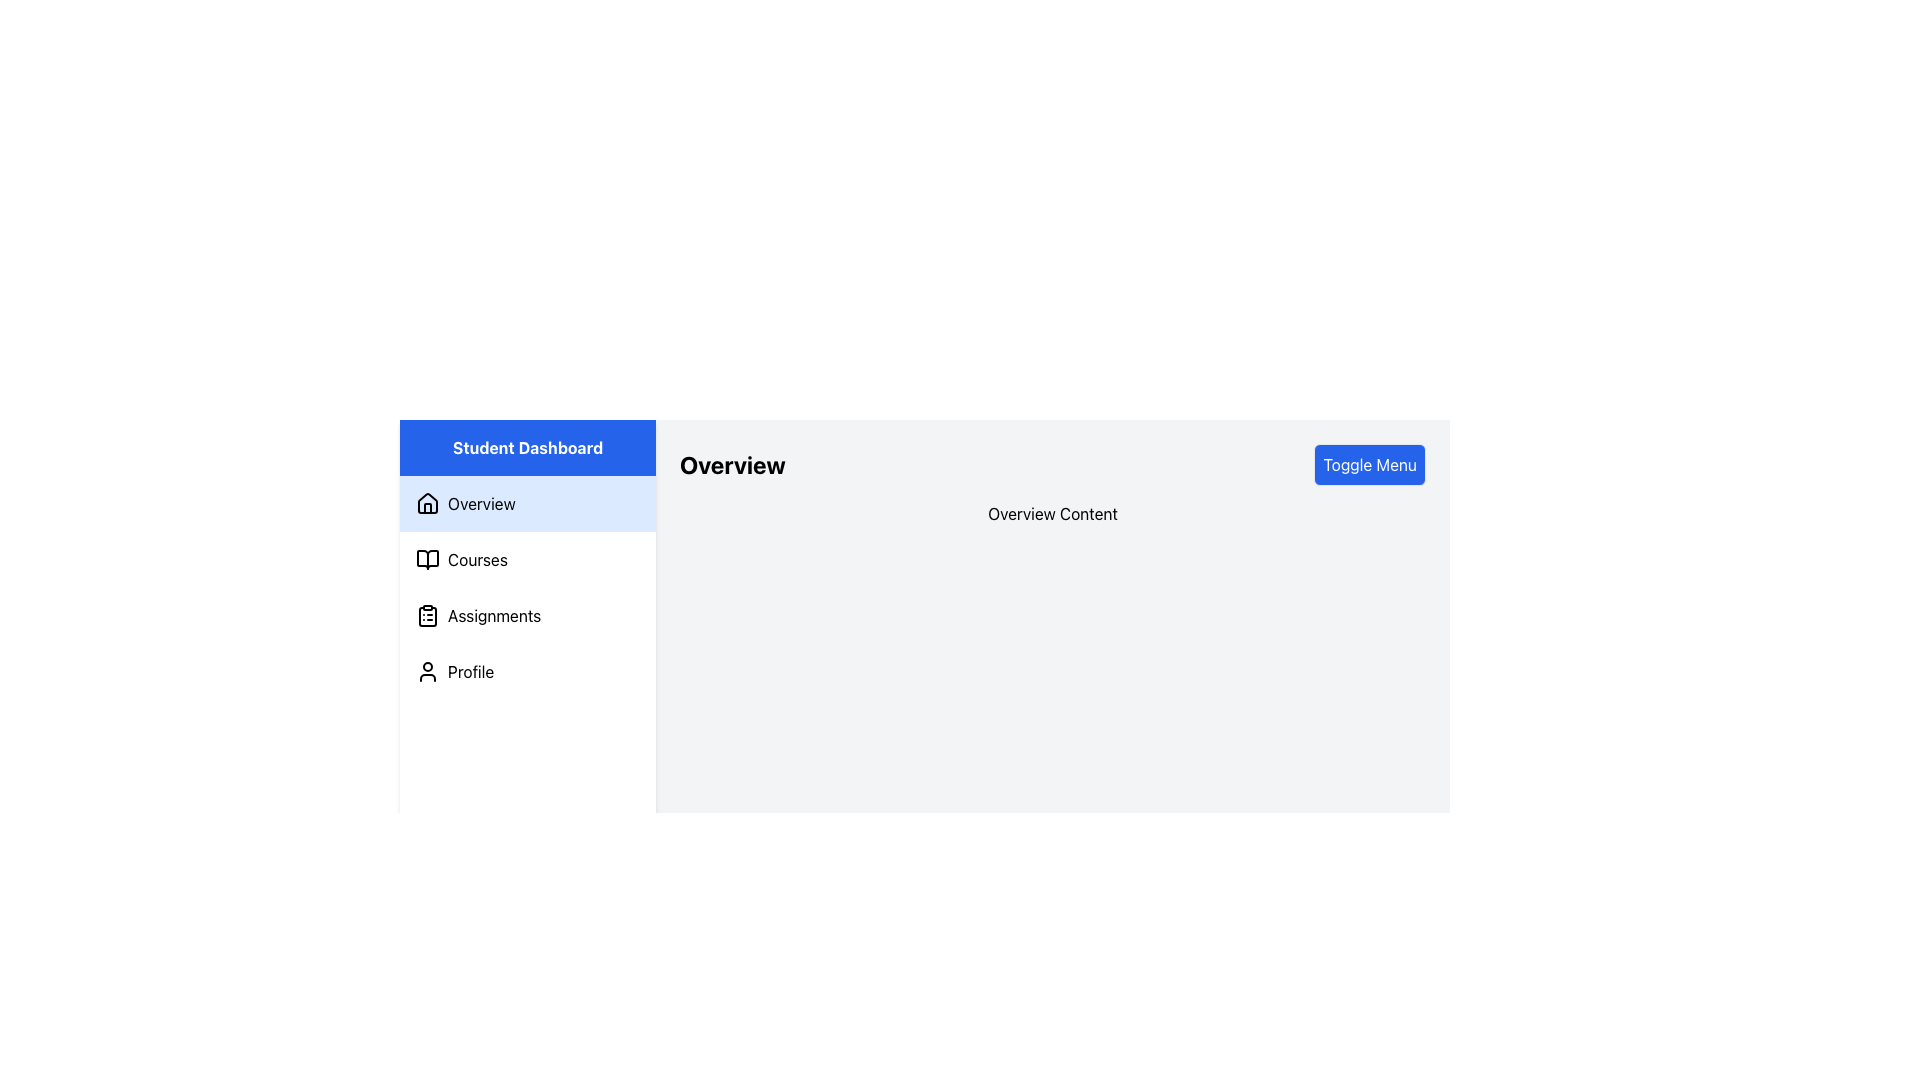 The image size is (1920, 1080). Describe the element at coordinates (494, 615) in the screenshot. I see `the 'Assignments' text label in the navigation menu, which is displayed in black on a white background and located between 'Courses' and 'Profile'` at that location.